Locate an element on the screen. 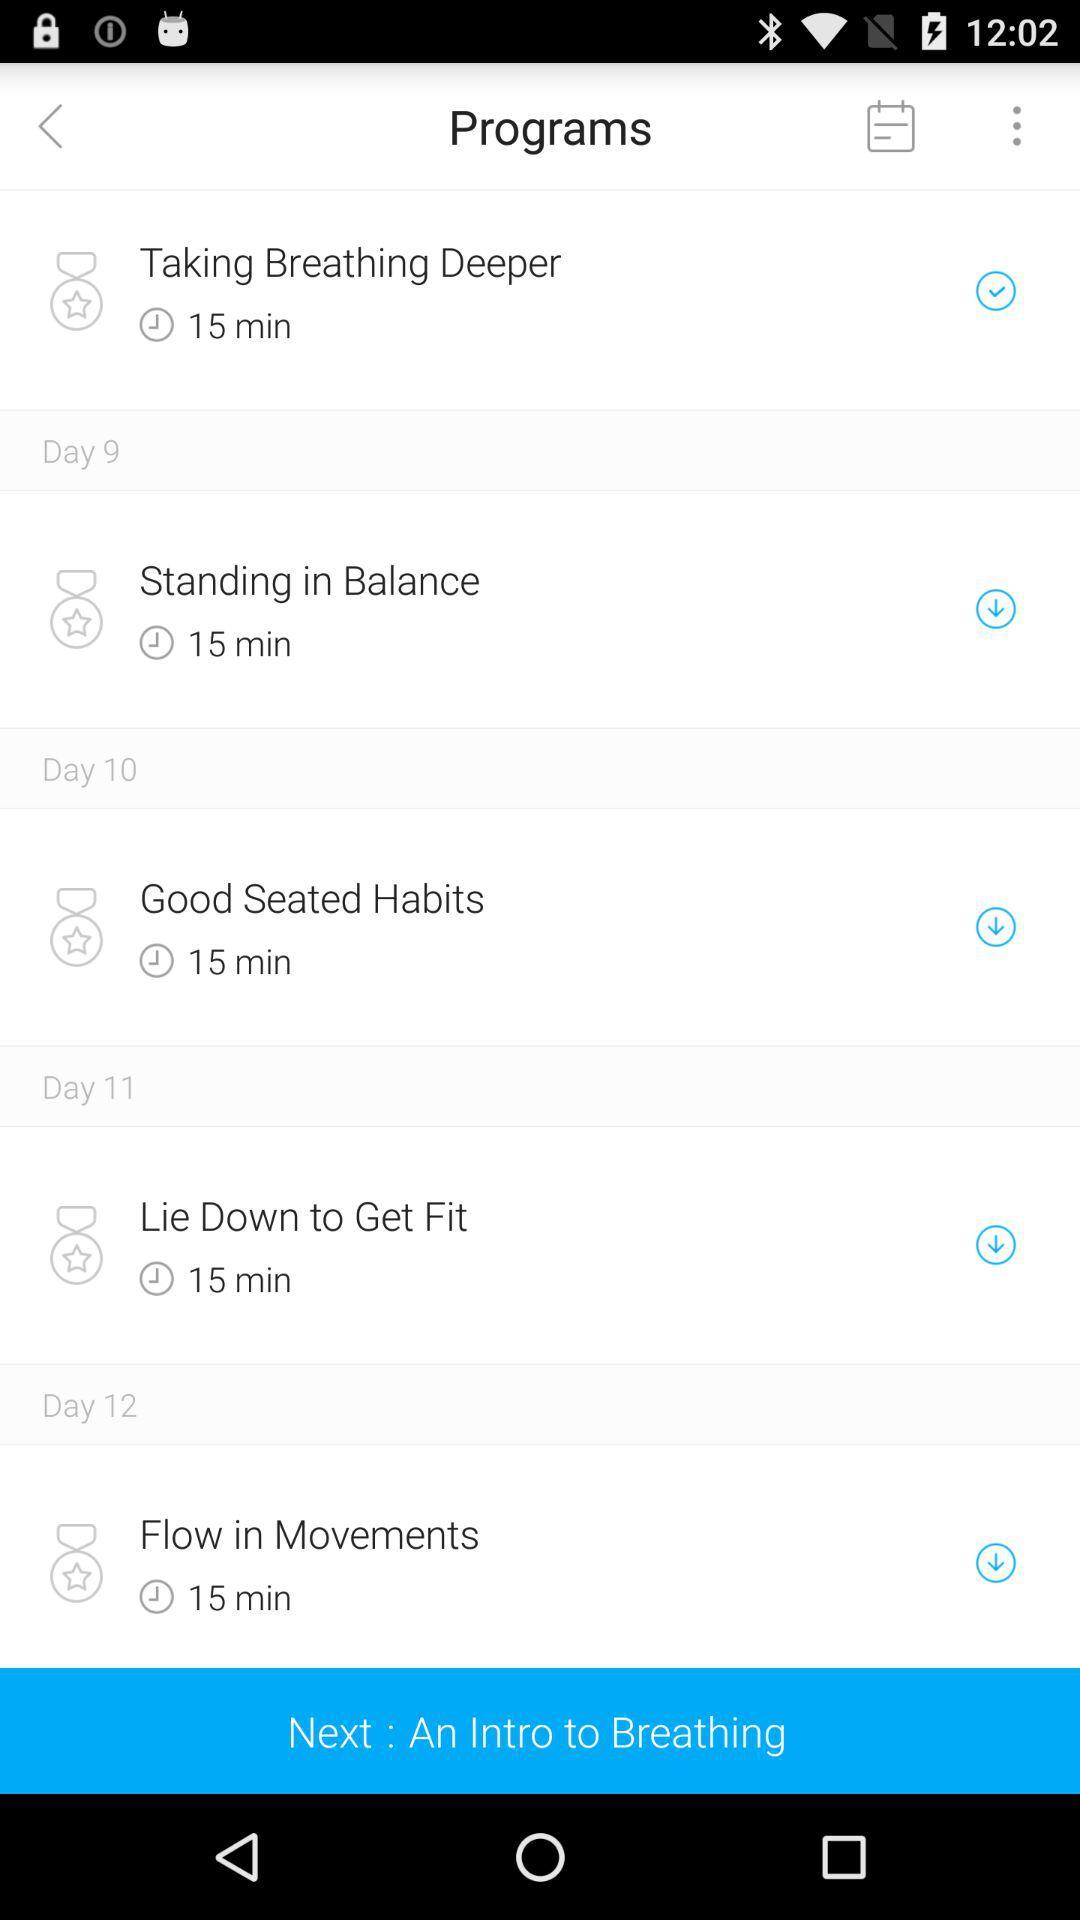 This screenshot has width=1080, height=1920. calendar is located at coordinates (890, 124).